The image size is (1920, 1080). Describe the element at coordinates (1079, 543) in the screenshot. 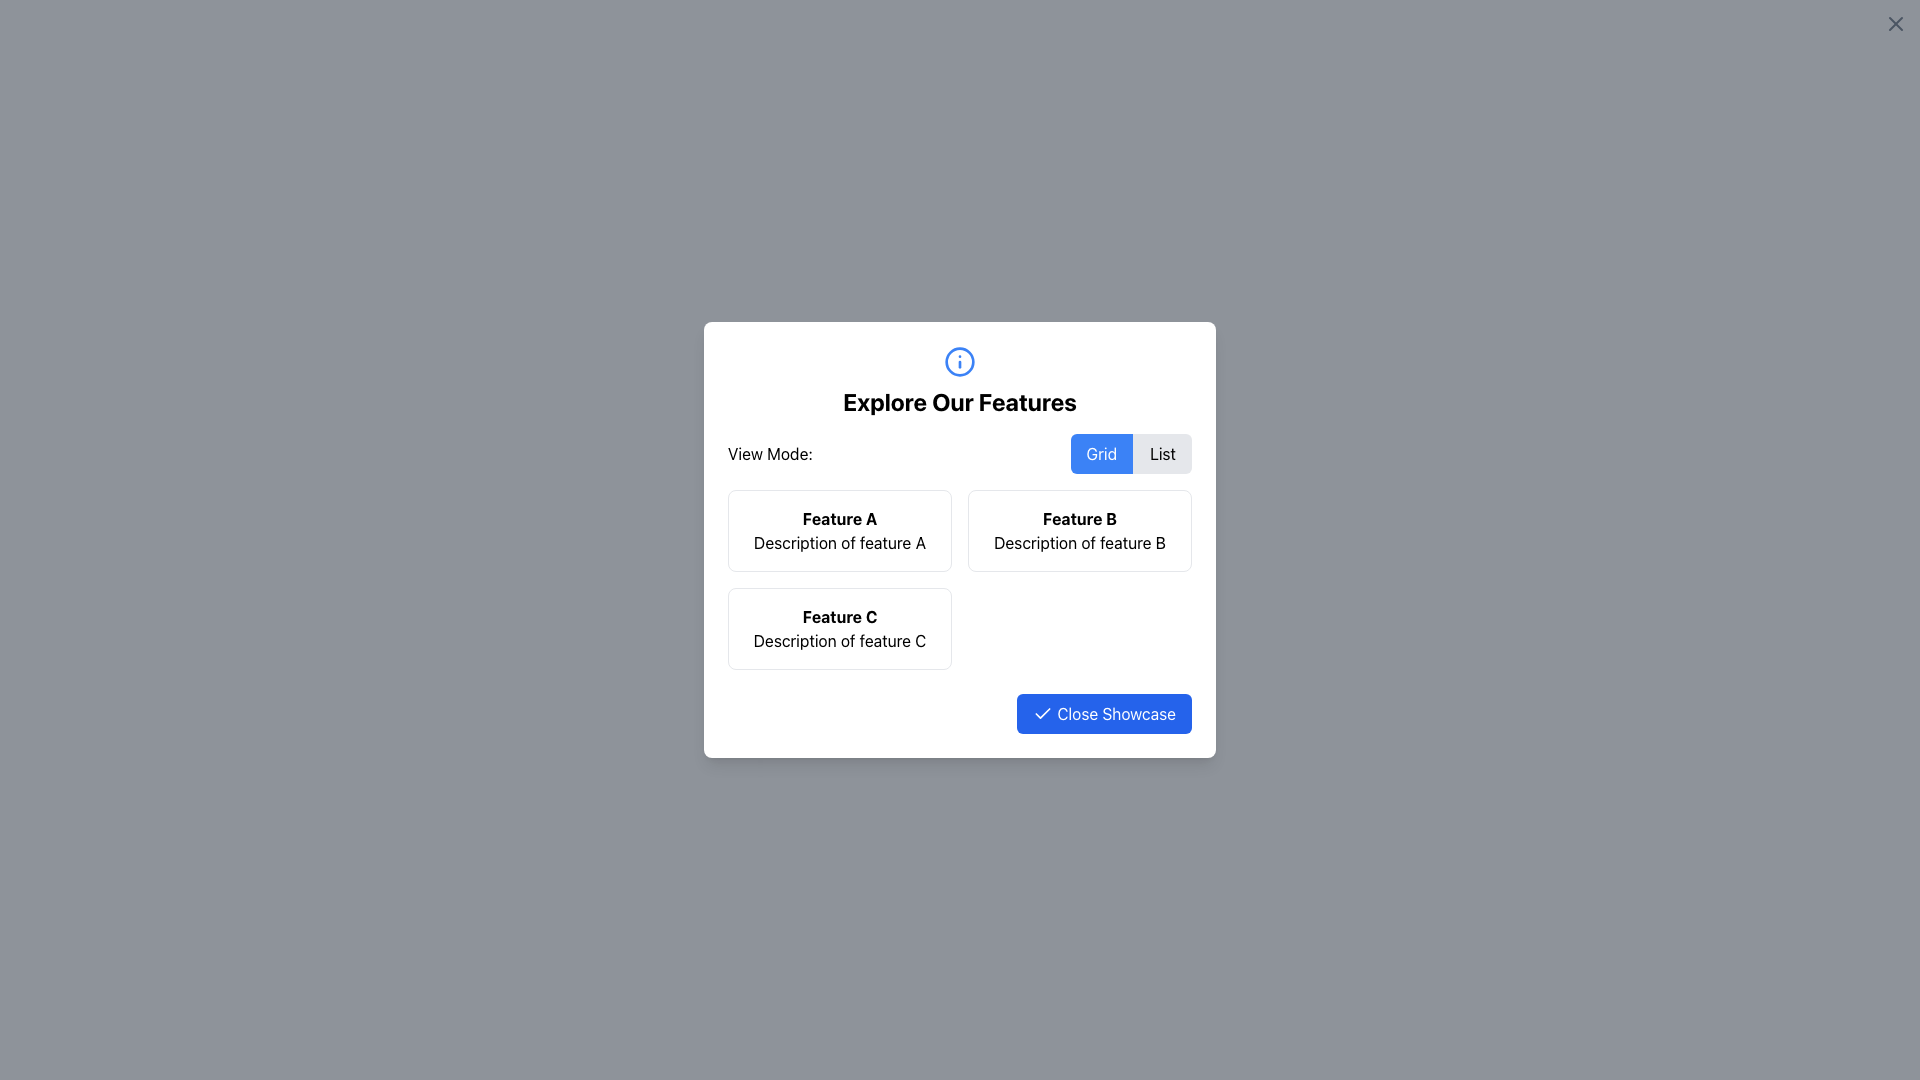

I see `the descriptive text label providing information about 'Feature B', located directly beneath the bolded title in the upper-right square of the three-item grid` at that location.